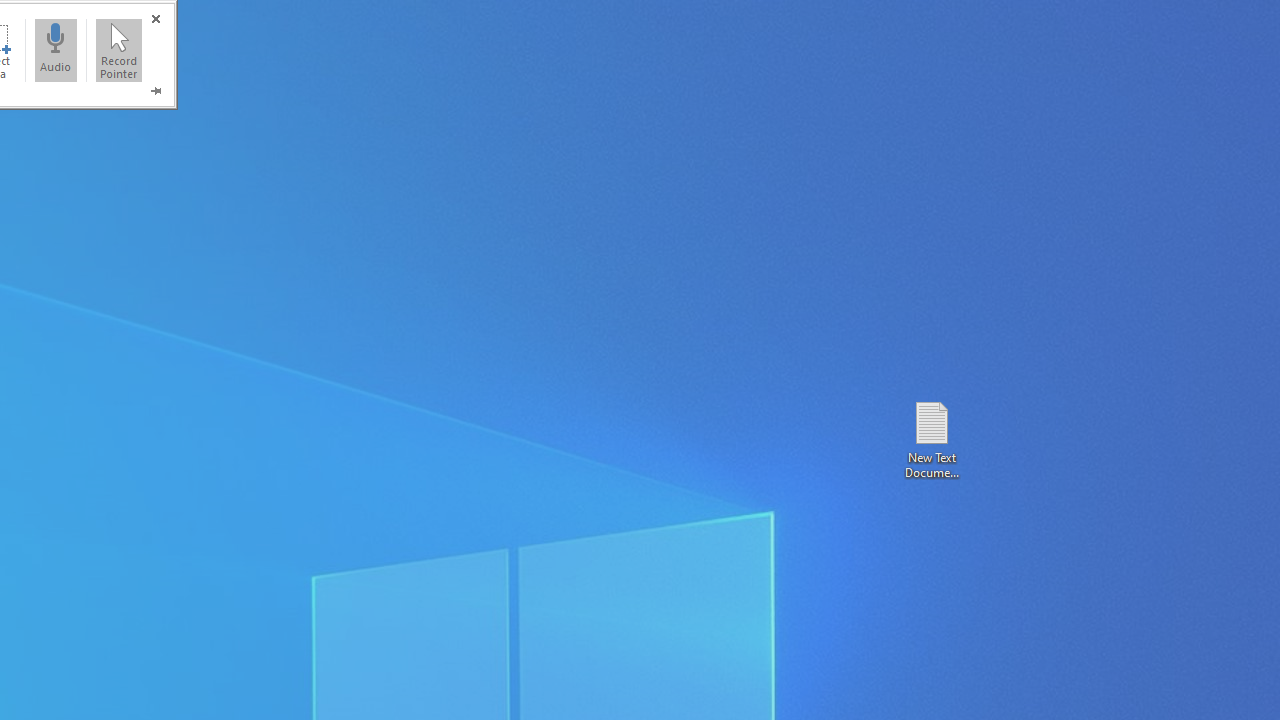  What do you see at coordinates (154, 19) in the screenshot?
I see `'Close (Windows logo key+Shift+Q)'` at bounding box center [154, 19].